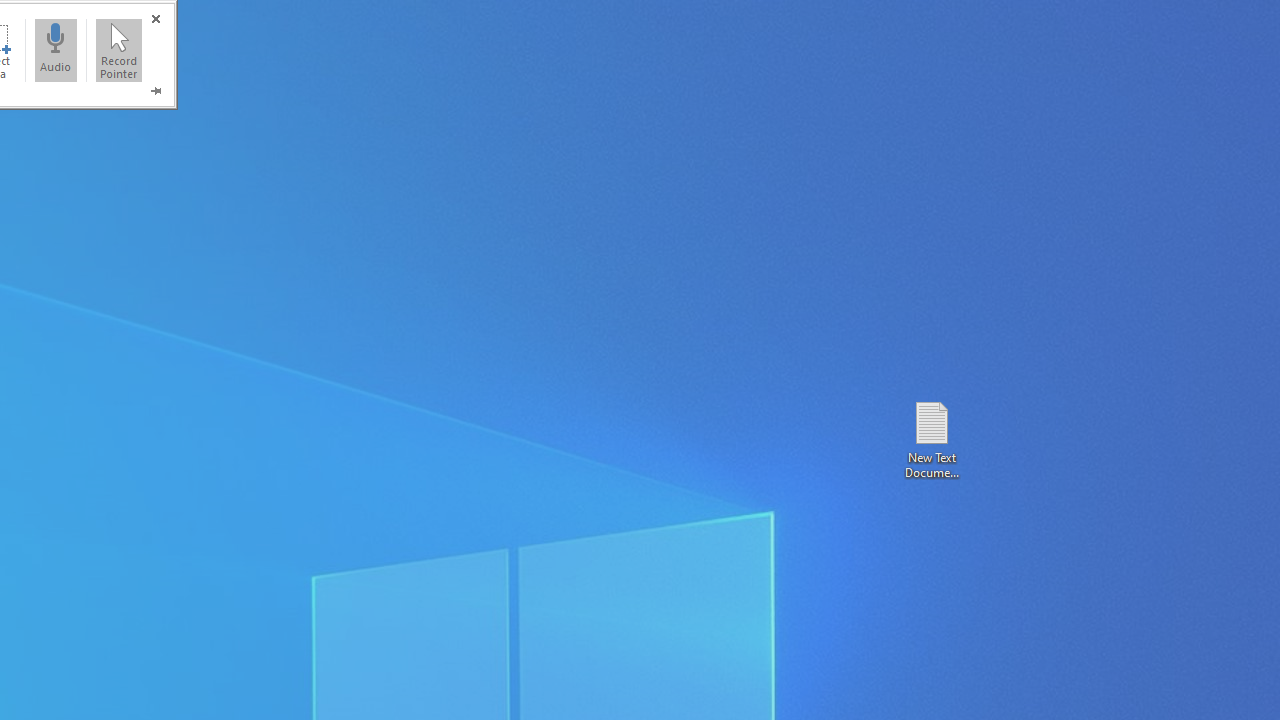  What do you see at coordinates (154, 19) in the screenshot?
I see `'Close (Windows logo key+Shift+Q)'` at bounding box center [154, 19].